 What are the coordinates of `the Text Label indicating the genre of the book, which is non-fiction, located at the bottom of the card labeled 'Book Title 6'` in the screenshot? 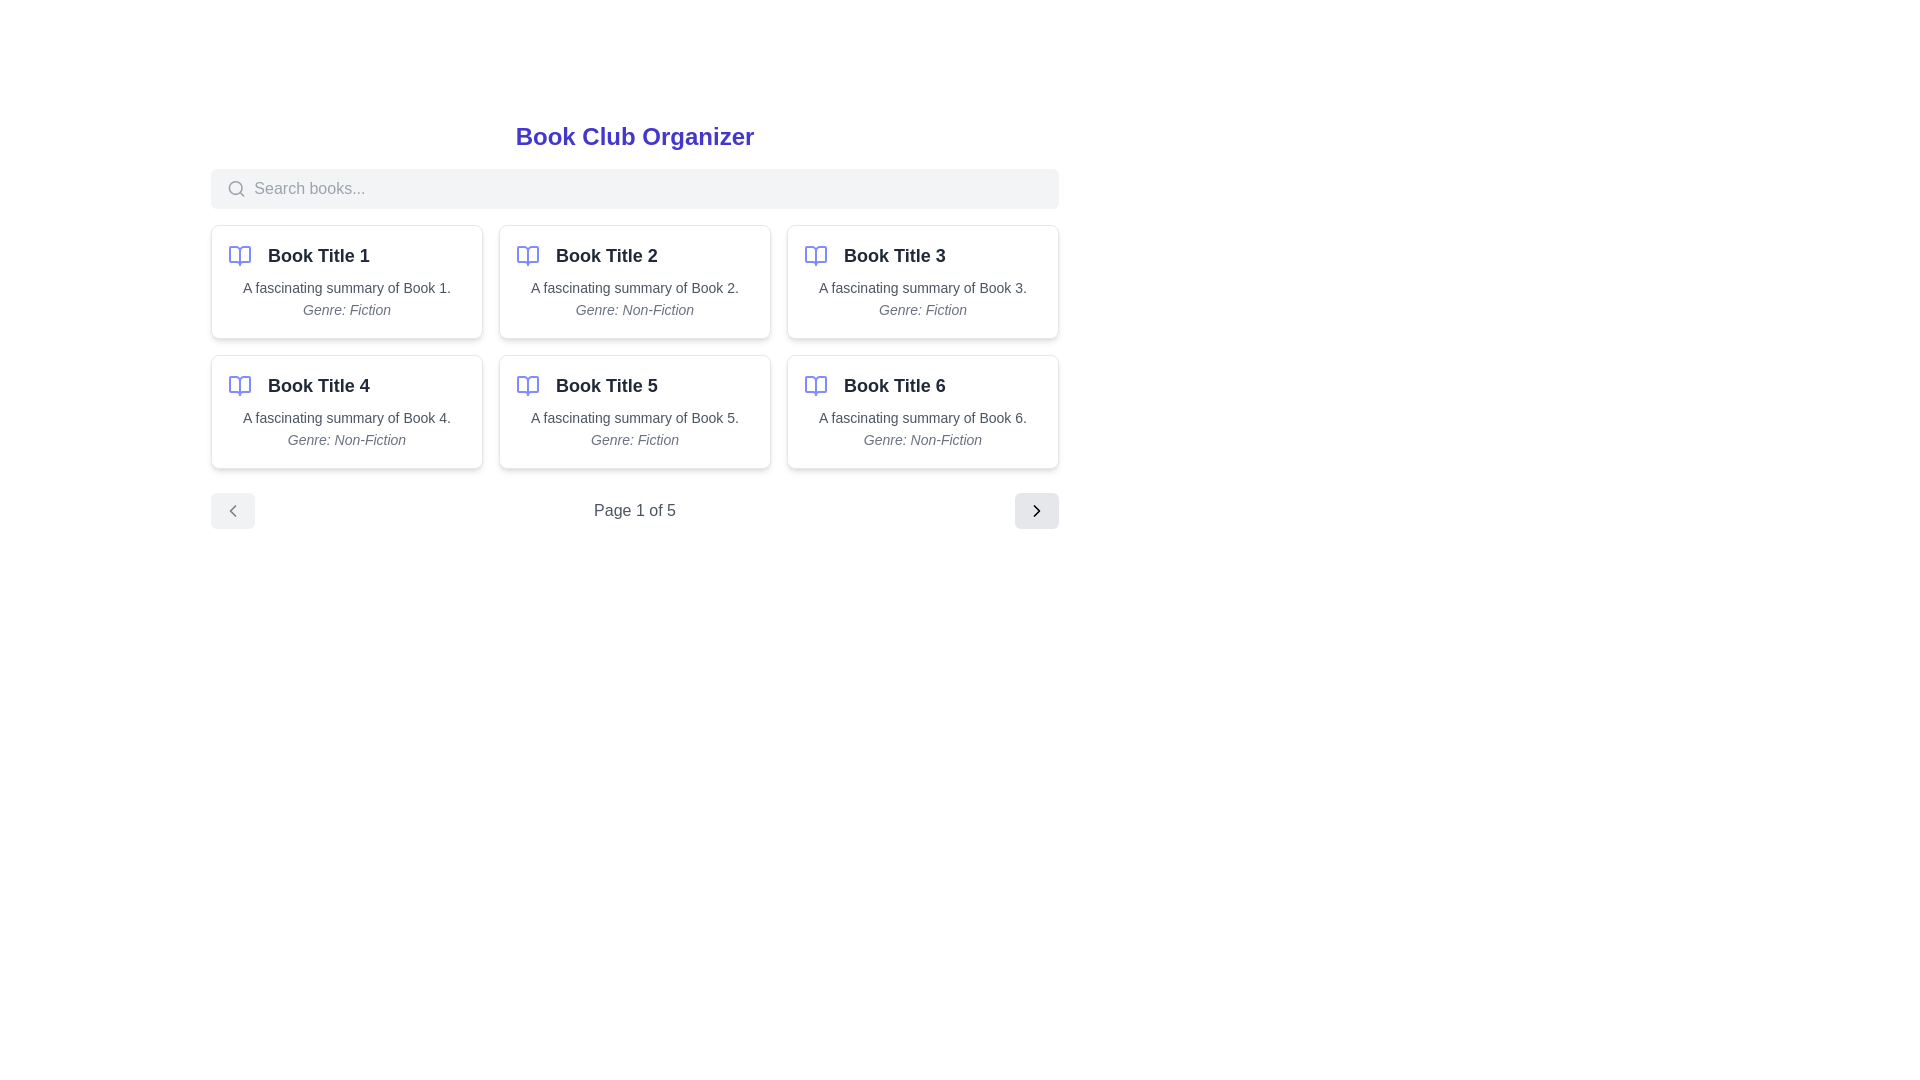 It's located at (921, 438).